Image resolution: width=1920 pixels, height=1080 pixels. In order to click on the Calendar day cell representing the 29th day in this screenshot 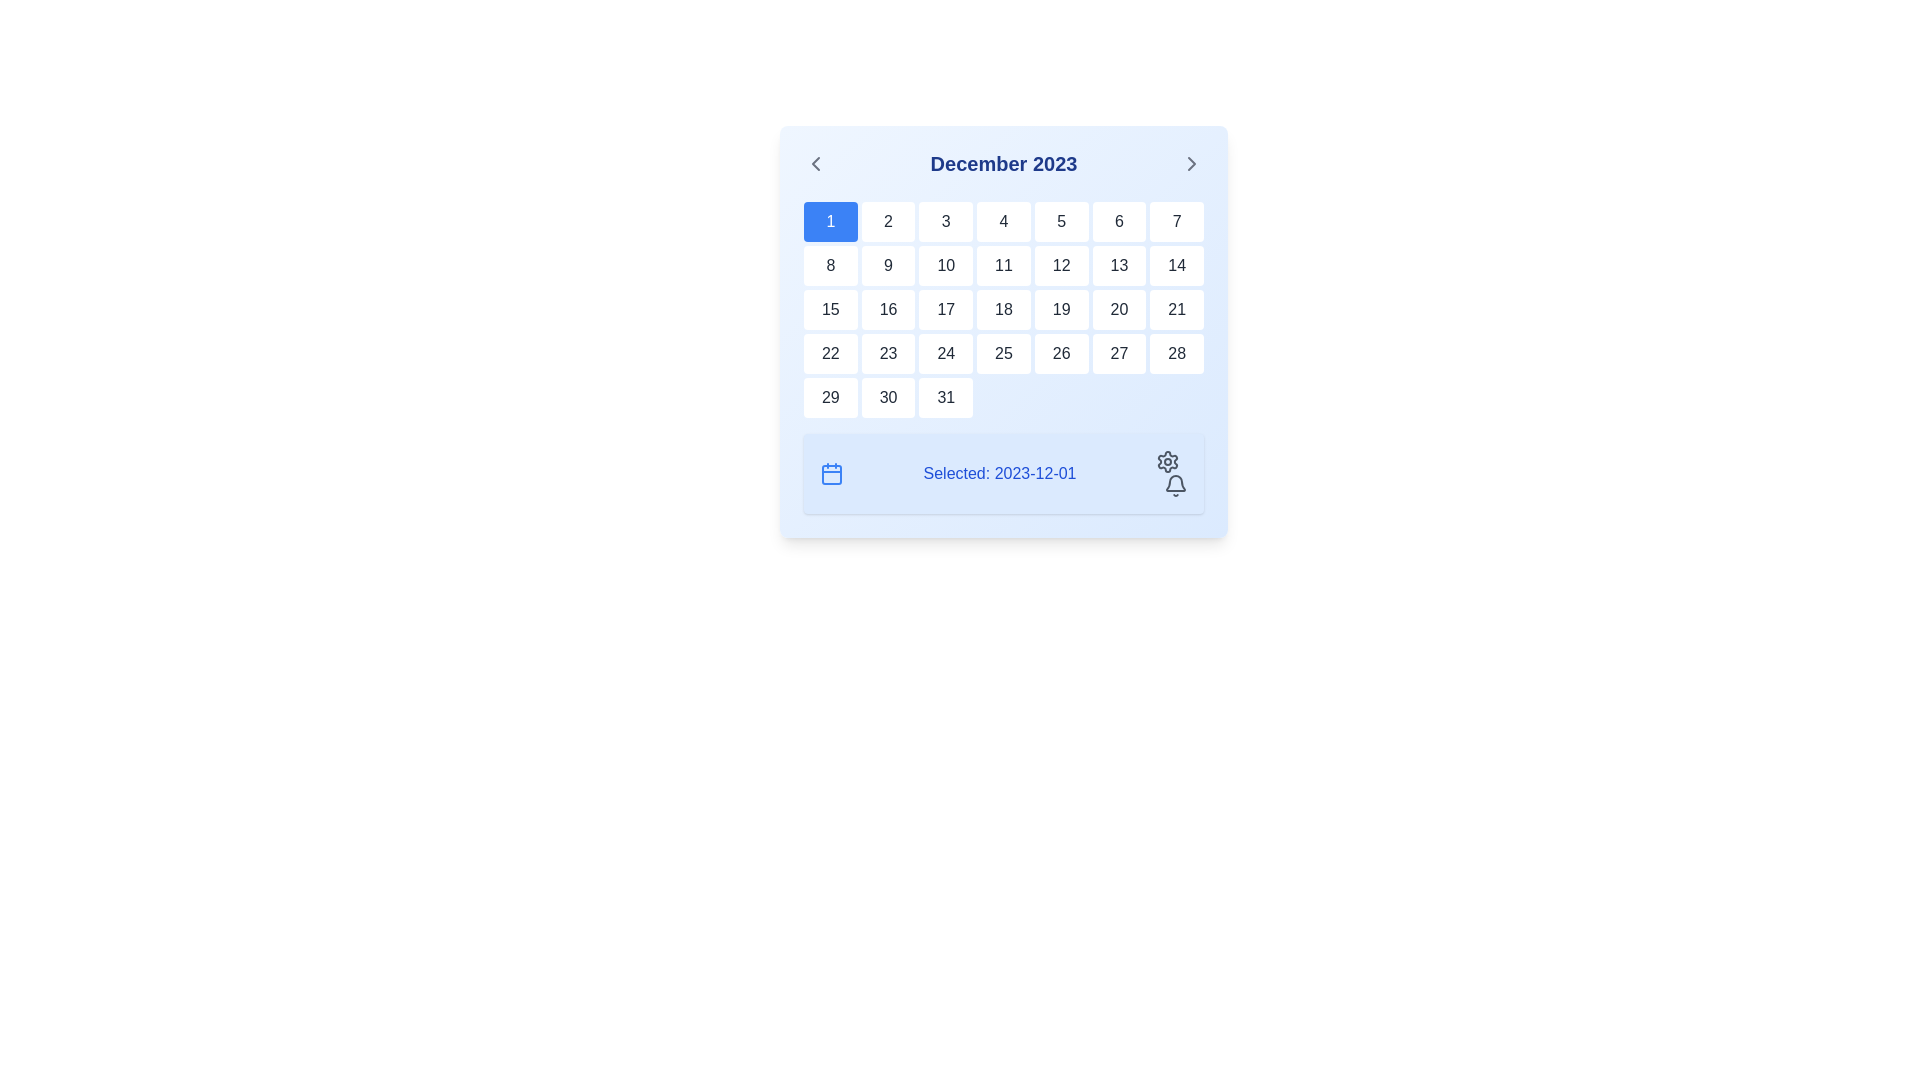, I will do `click(830, 397)`.